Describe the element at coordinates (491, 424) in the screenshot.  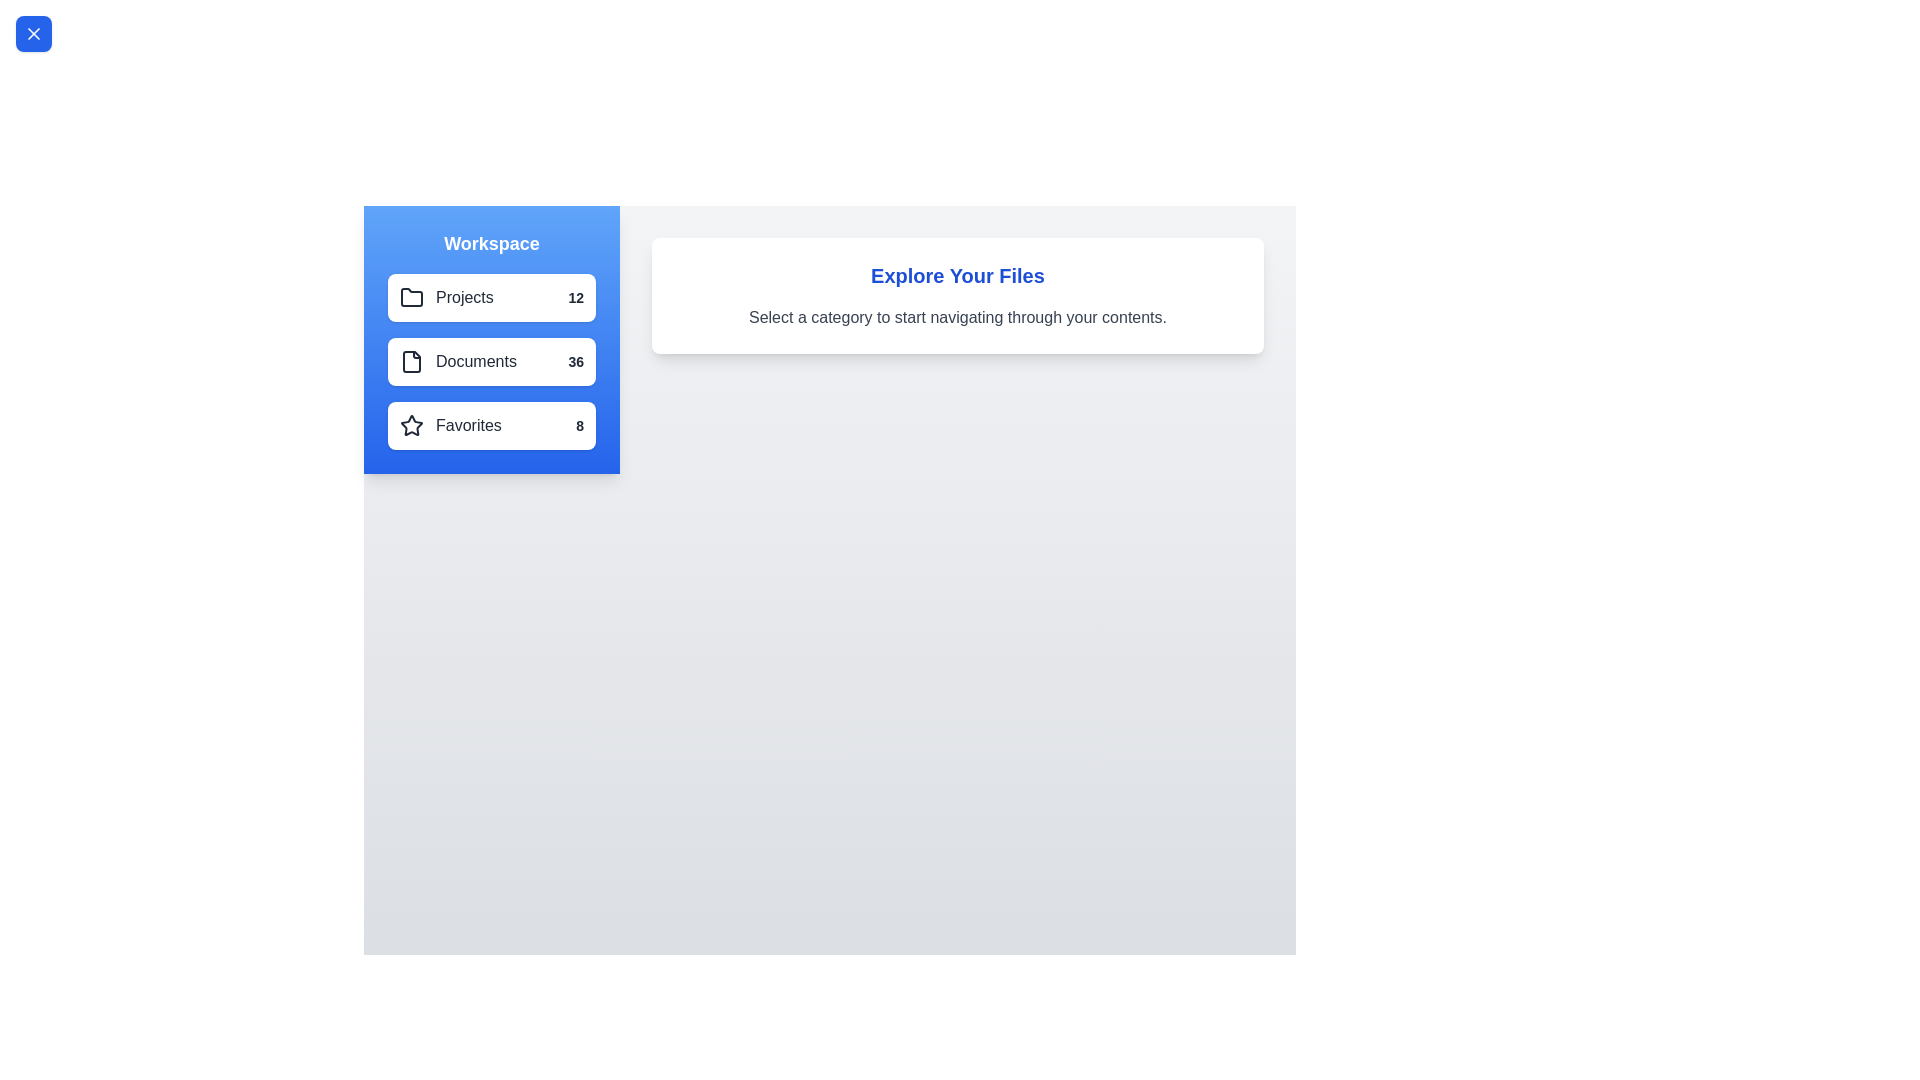
I see `the category Favorites from the list` at that location.